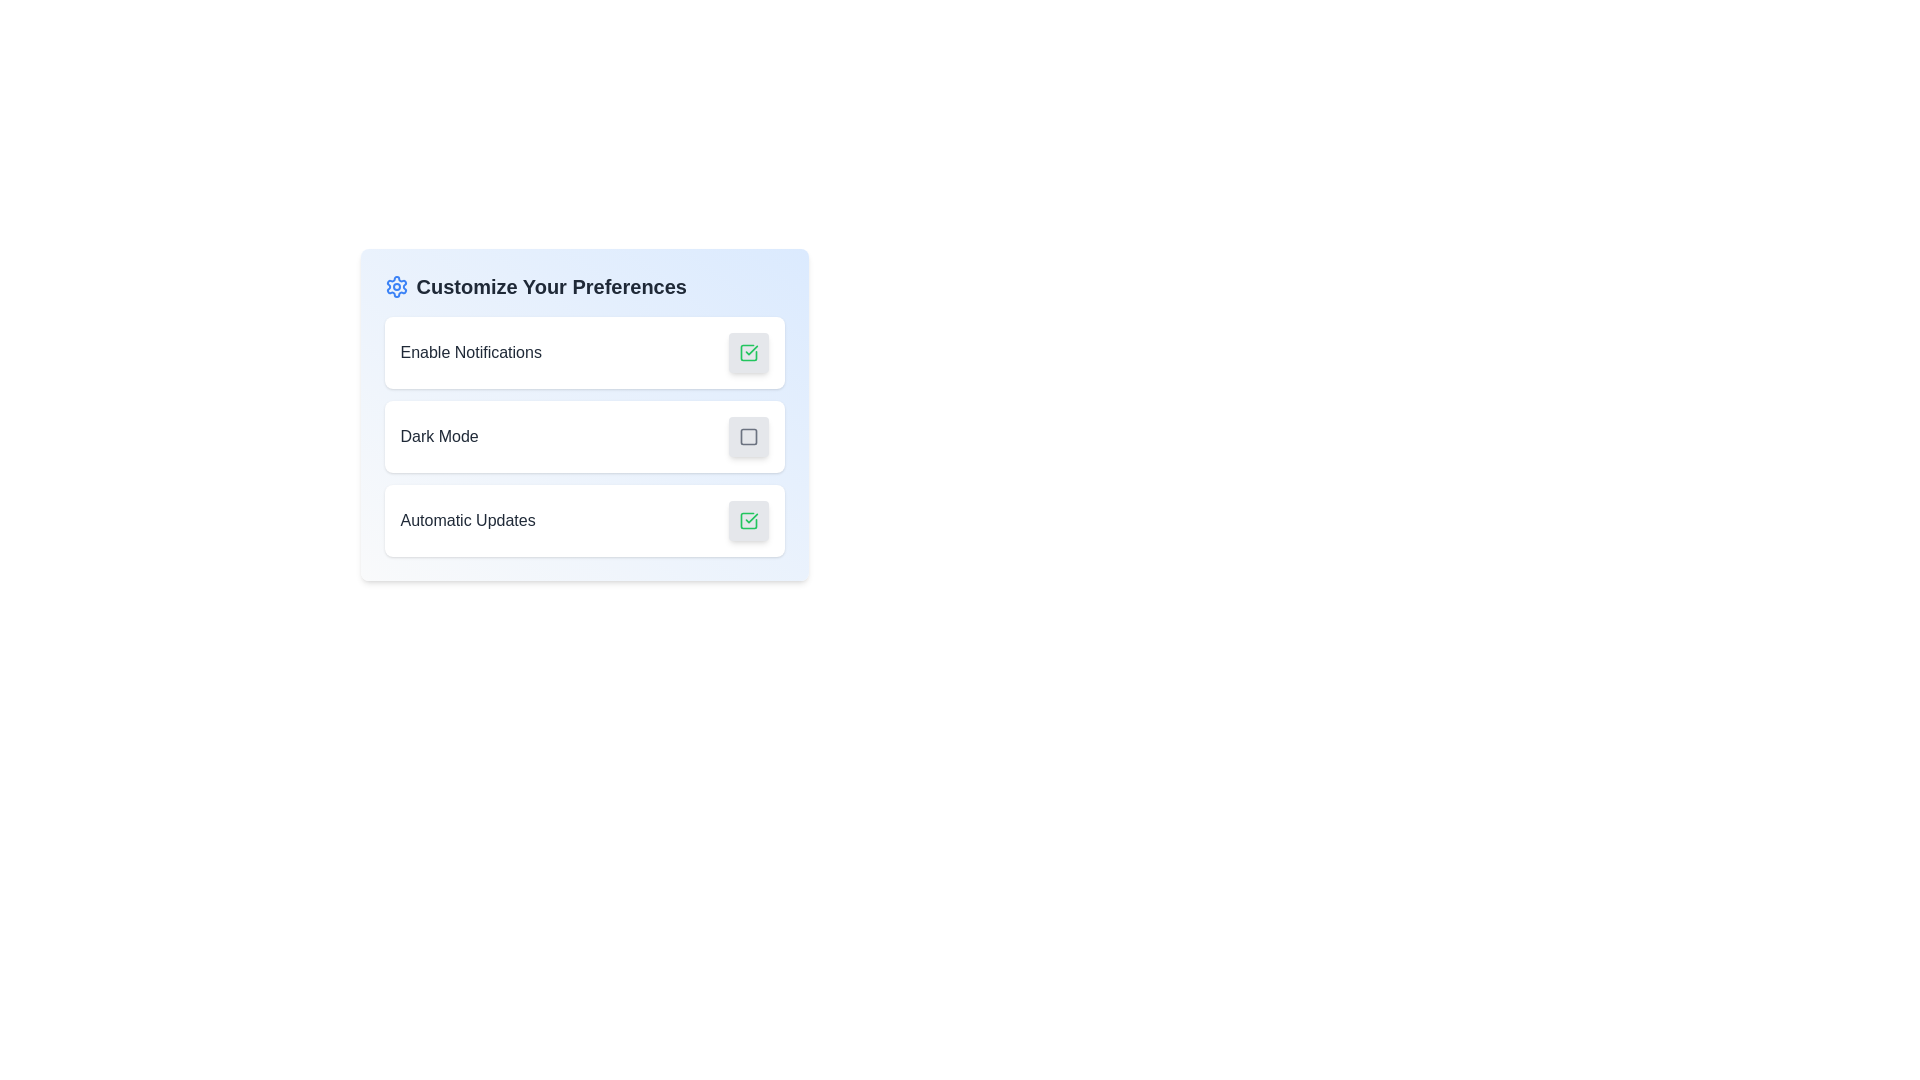 This screenshot has height=1080, width=1920. What do you see at coordinates (747, 519) in the screenshot?
I see `the green square icon with a check mark inside it` at bounding box center [747, 519].